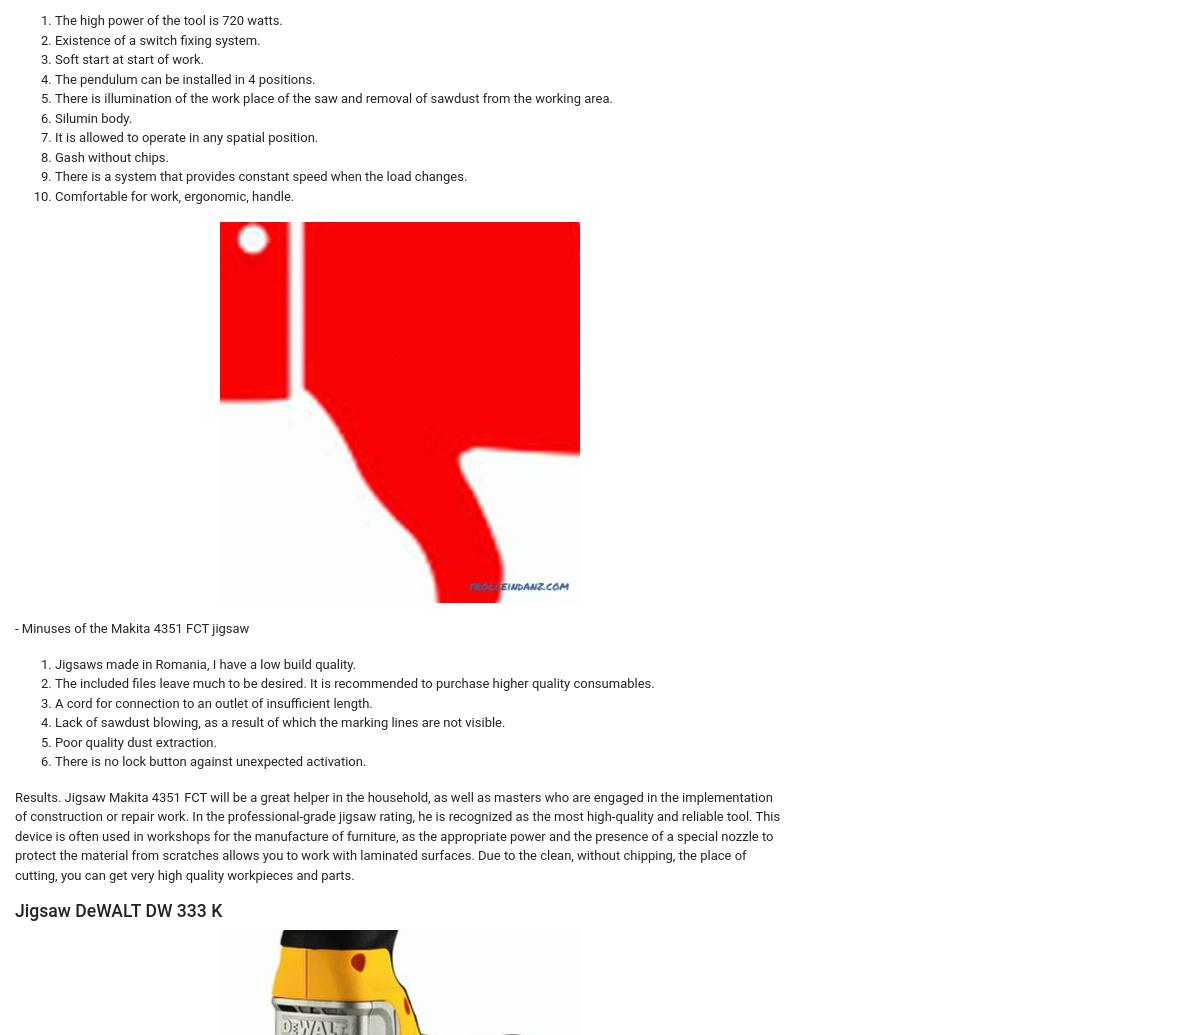  Describe the element at coordinates (111, 156) in the screenshot. I see `'Gash without chips.'` at that location.